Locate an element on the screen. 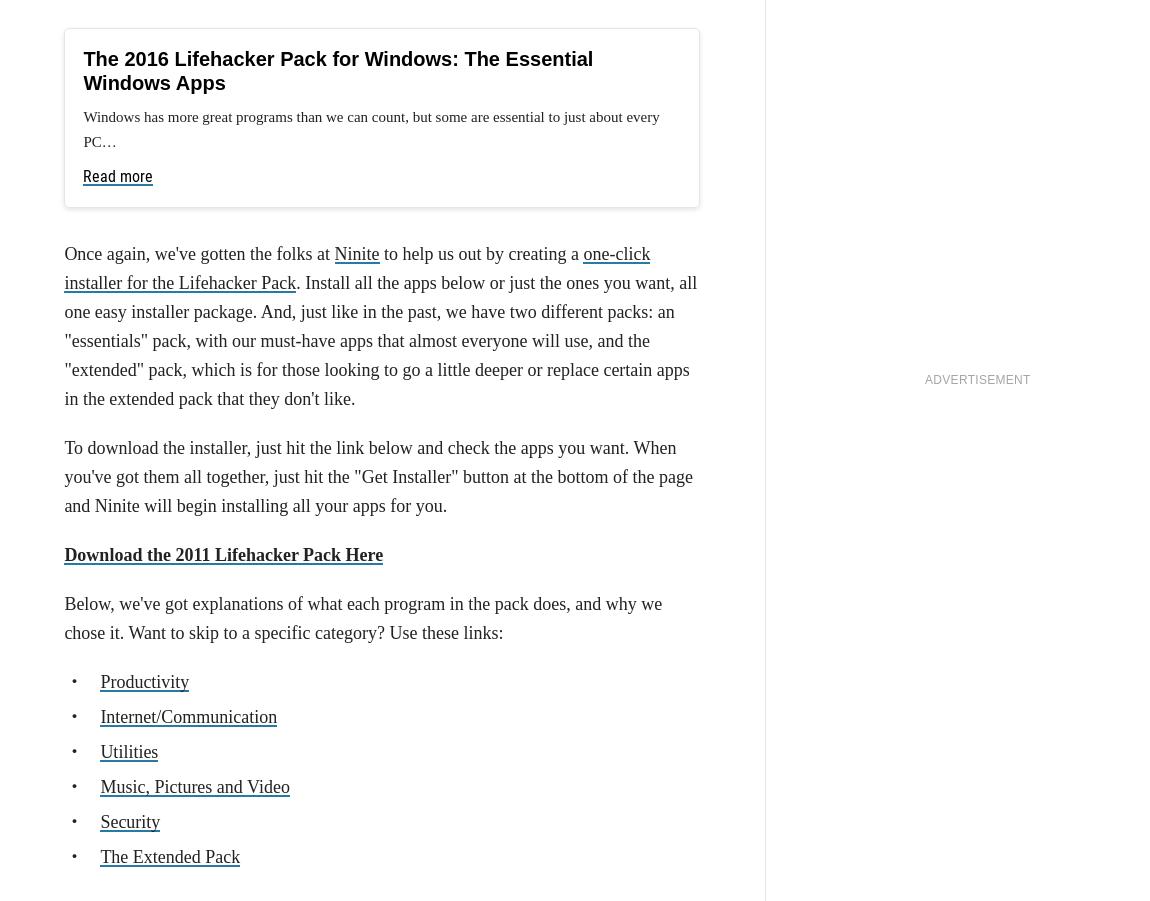 The image size is (1150, 901). 'Chrome has' is located at coordinates (108, 323).